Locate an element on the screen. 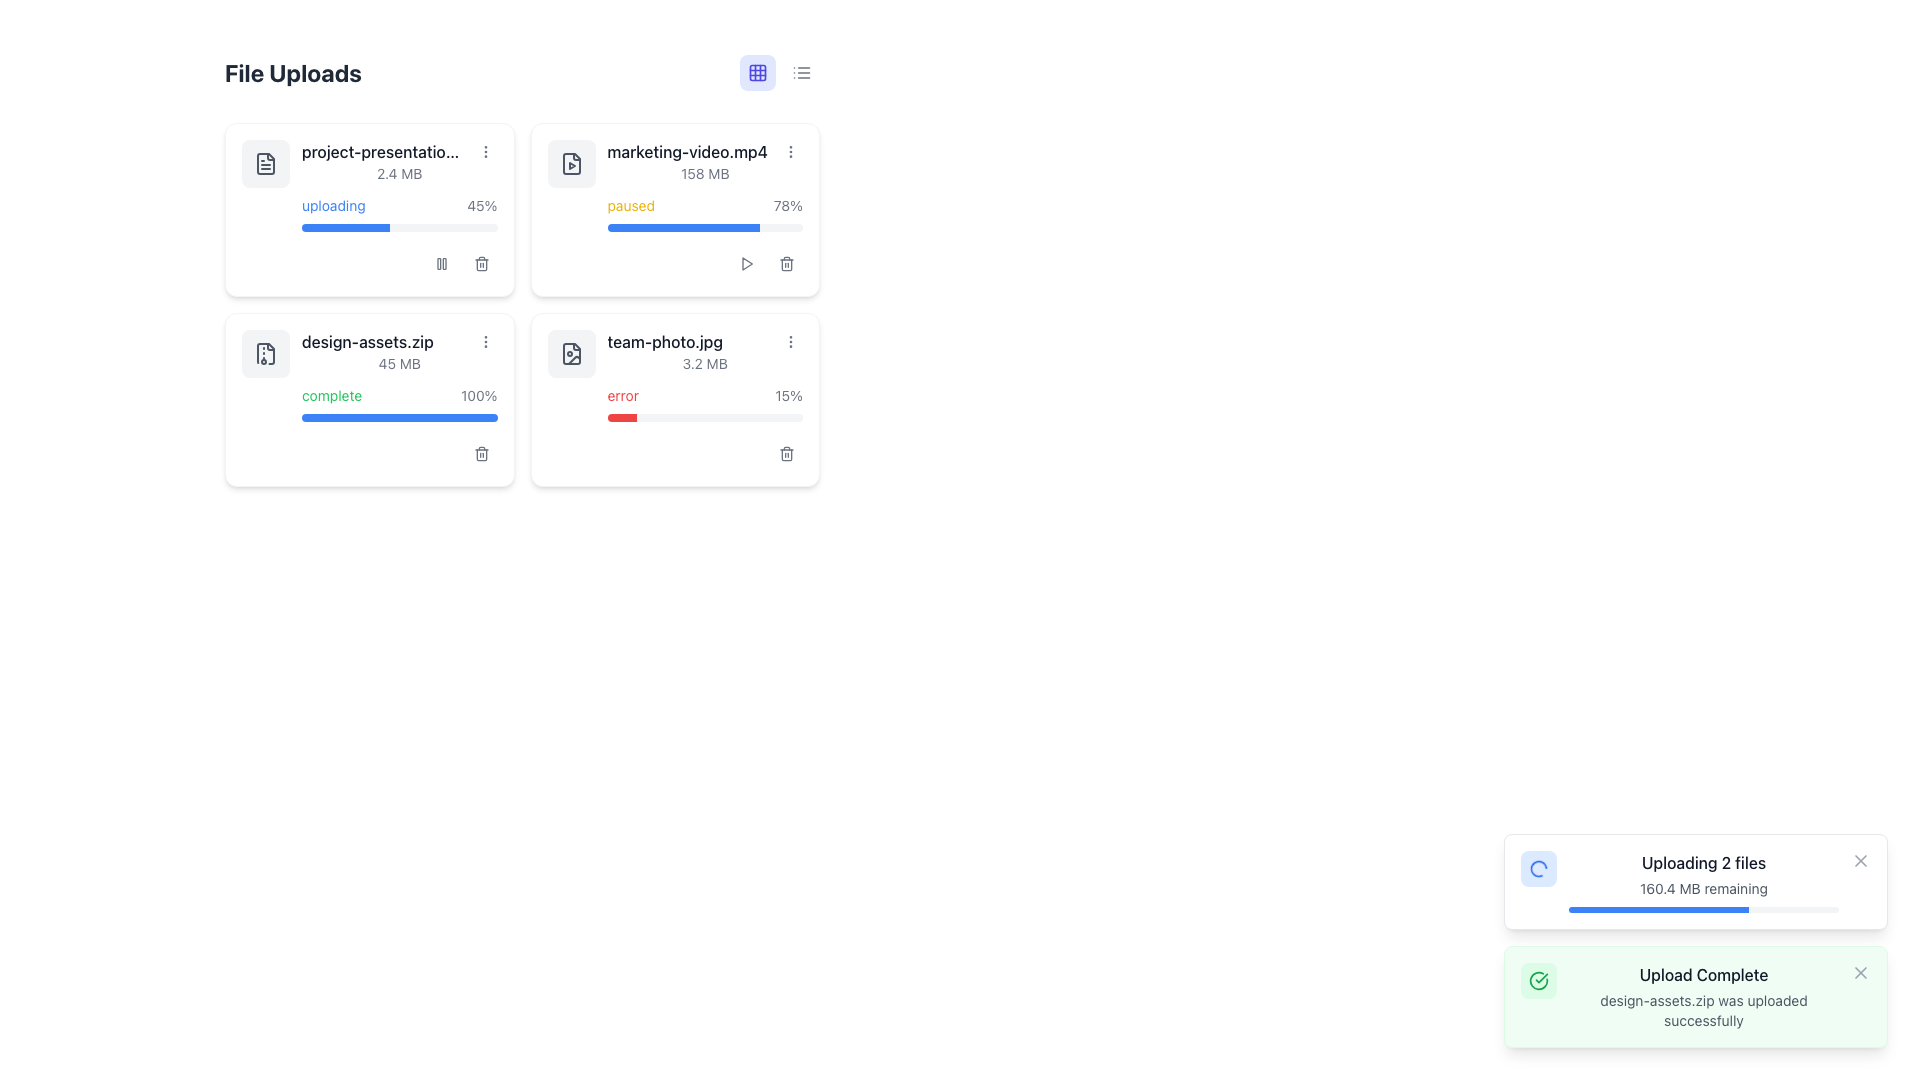 The height and width of the screenshot is (1080, 1920). the 'X' icon in the top-right corner of the notification component is located at coordinates (1860, 971).